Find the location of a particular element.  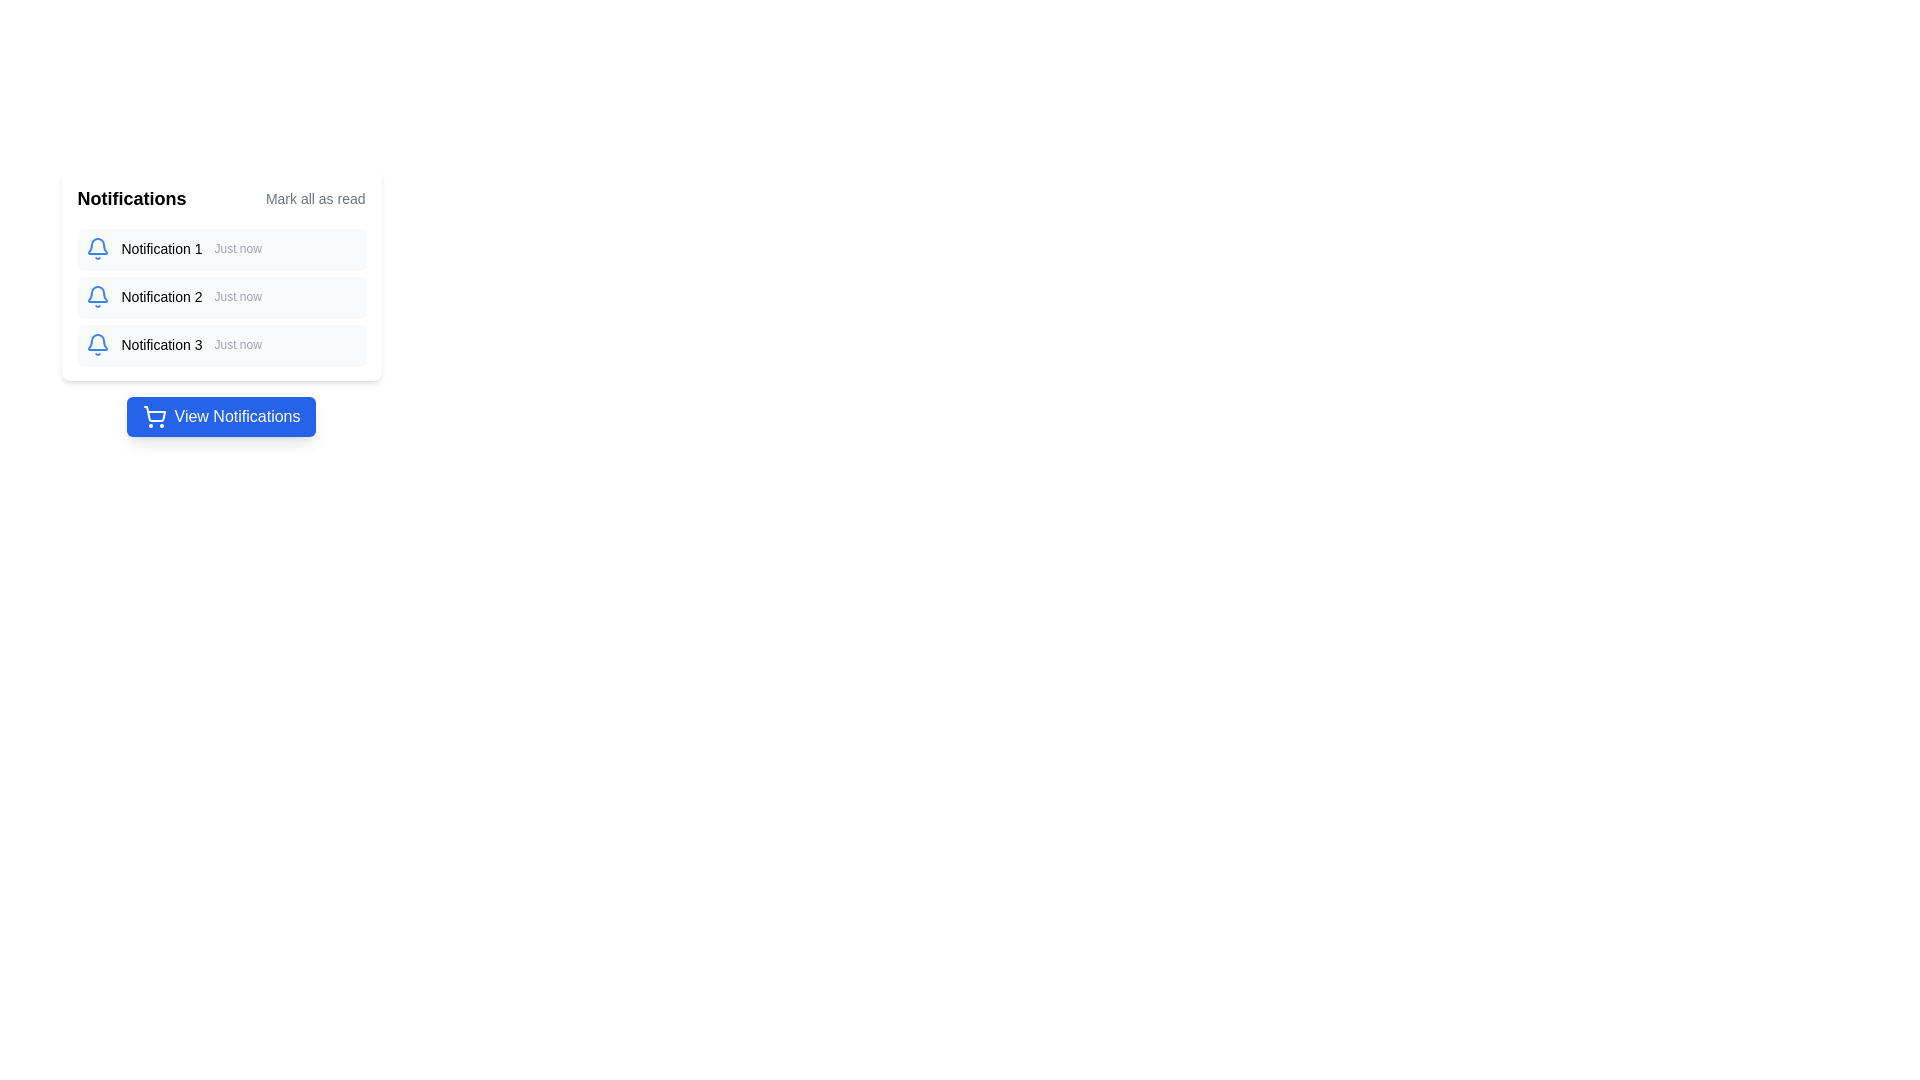

the bell icon indicating notifications located to the left of the text 'Notification 3' in the notification panel is located at coordinates (96, 343).